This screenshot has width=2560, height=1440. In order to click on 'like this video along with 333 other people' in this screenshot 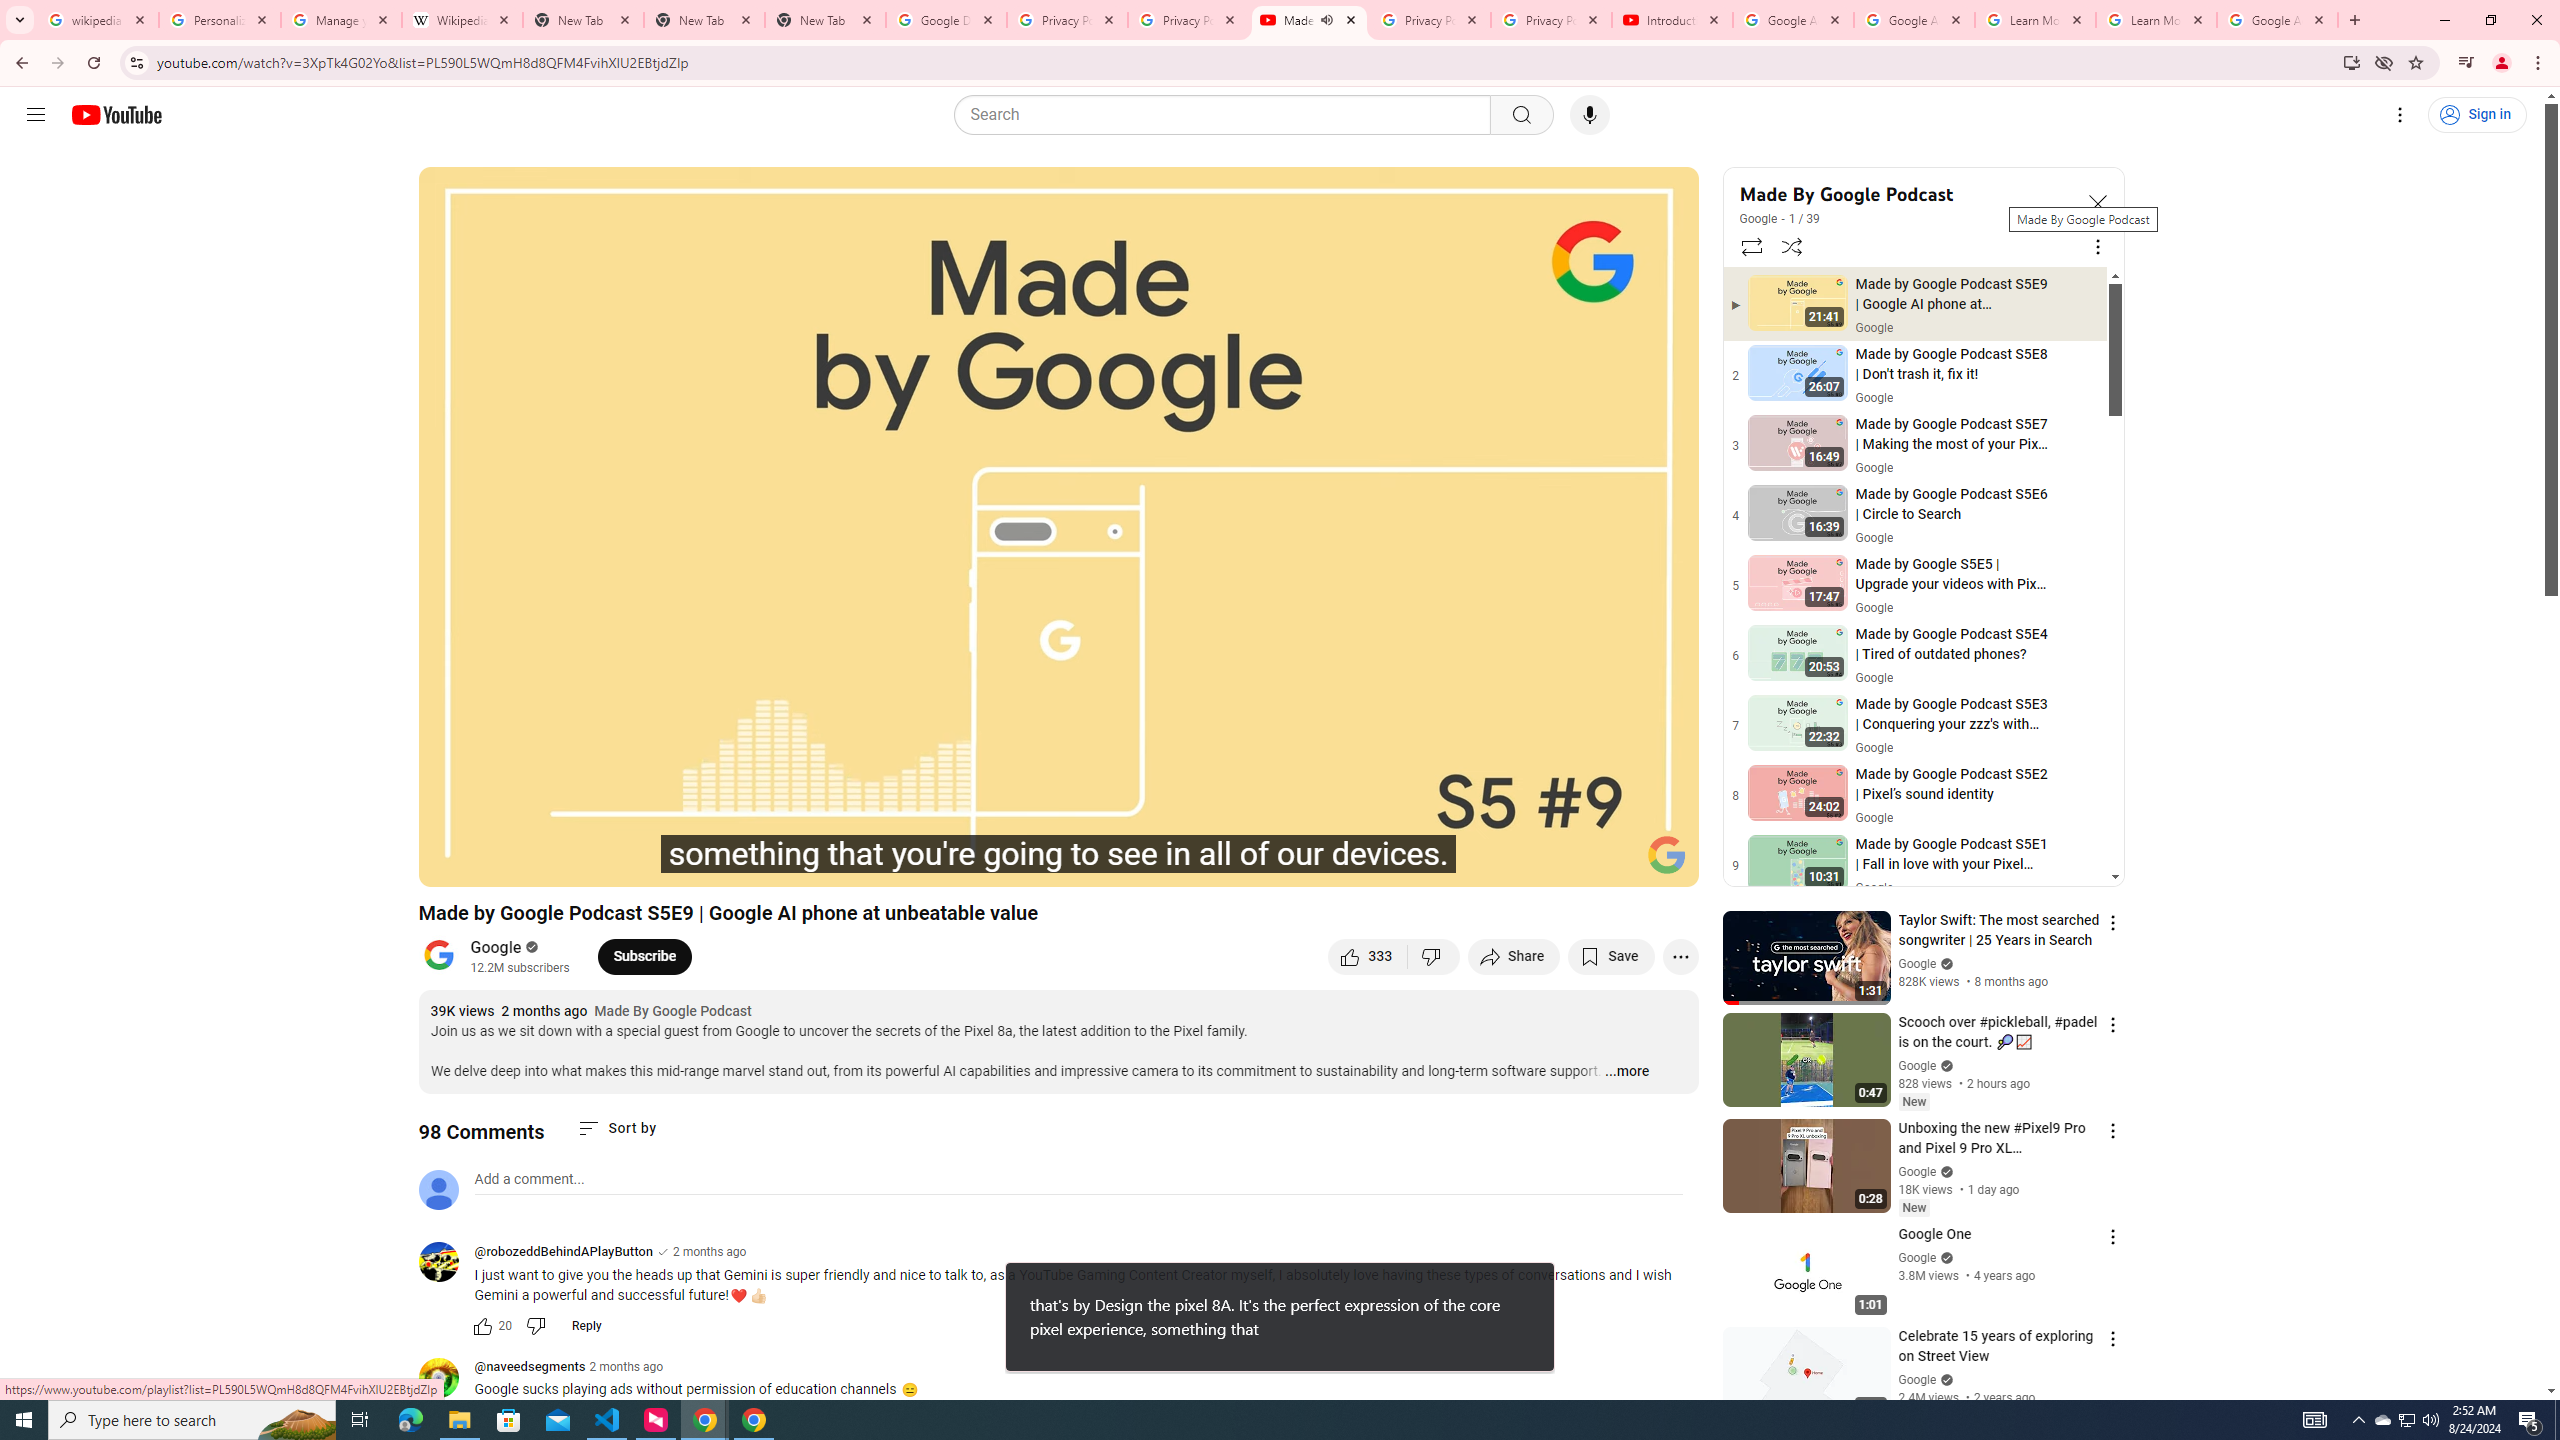, I will do `click(1367, 955)`.